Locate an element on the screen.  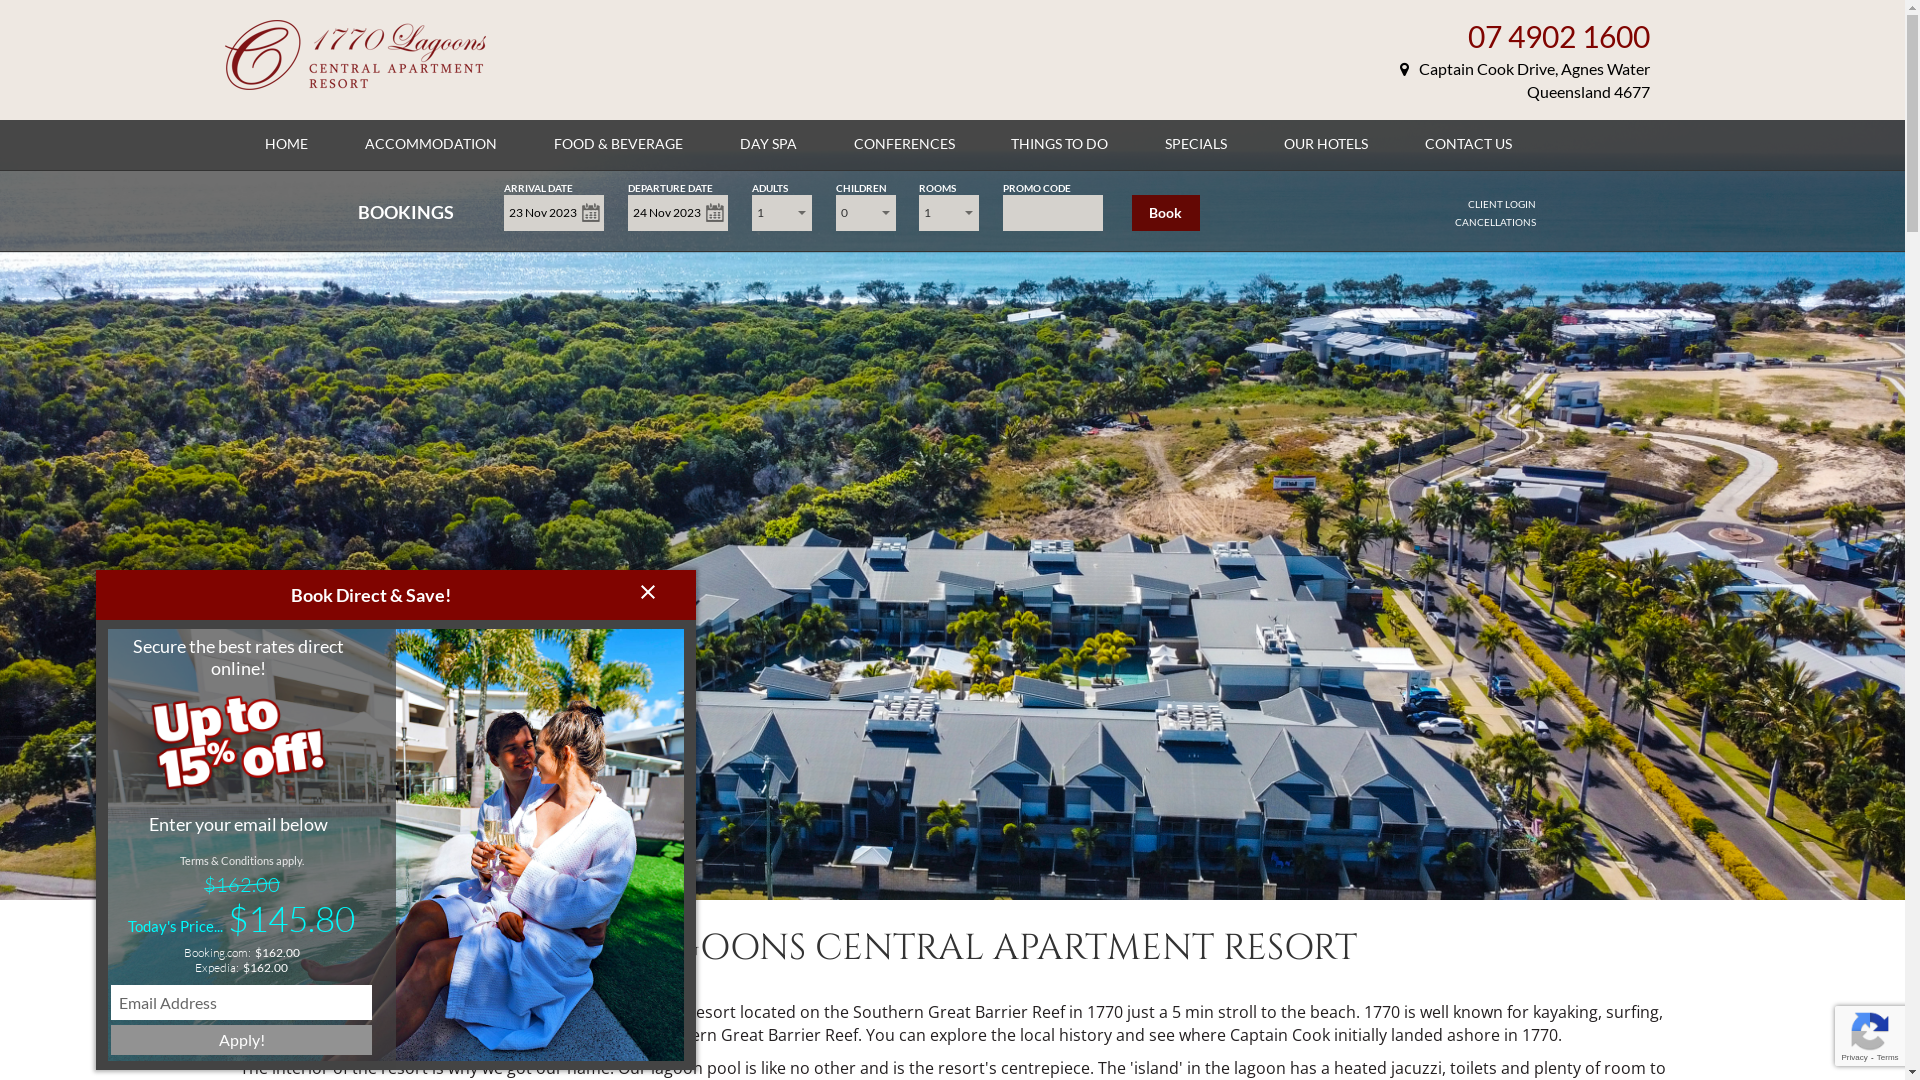
'SPECIALS' is located at coordinates (1195, 142).